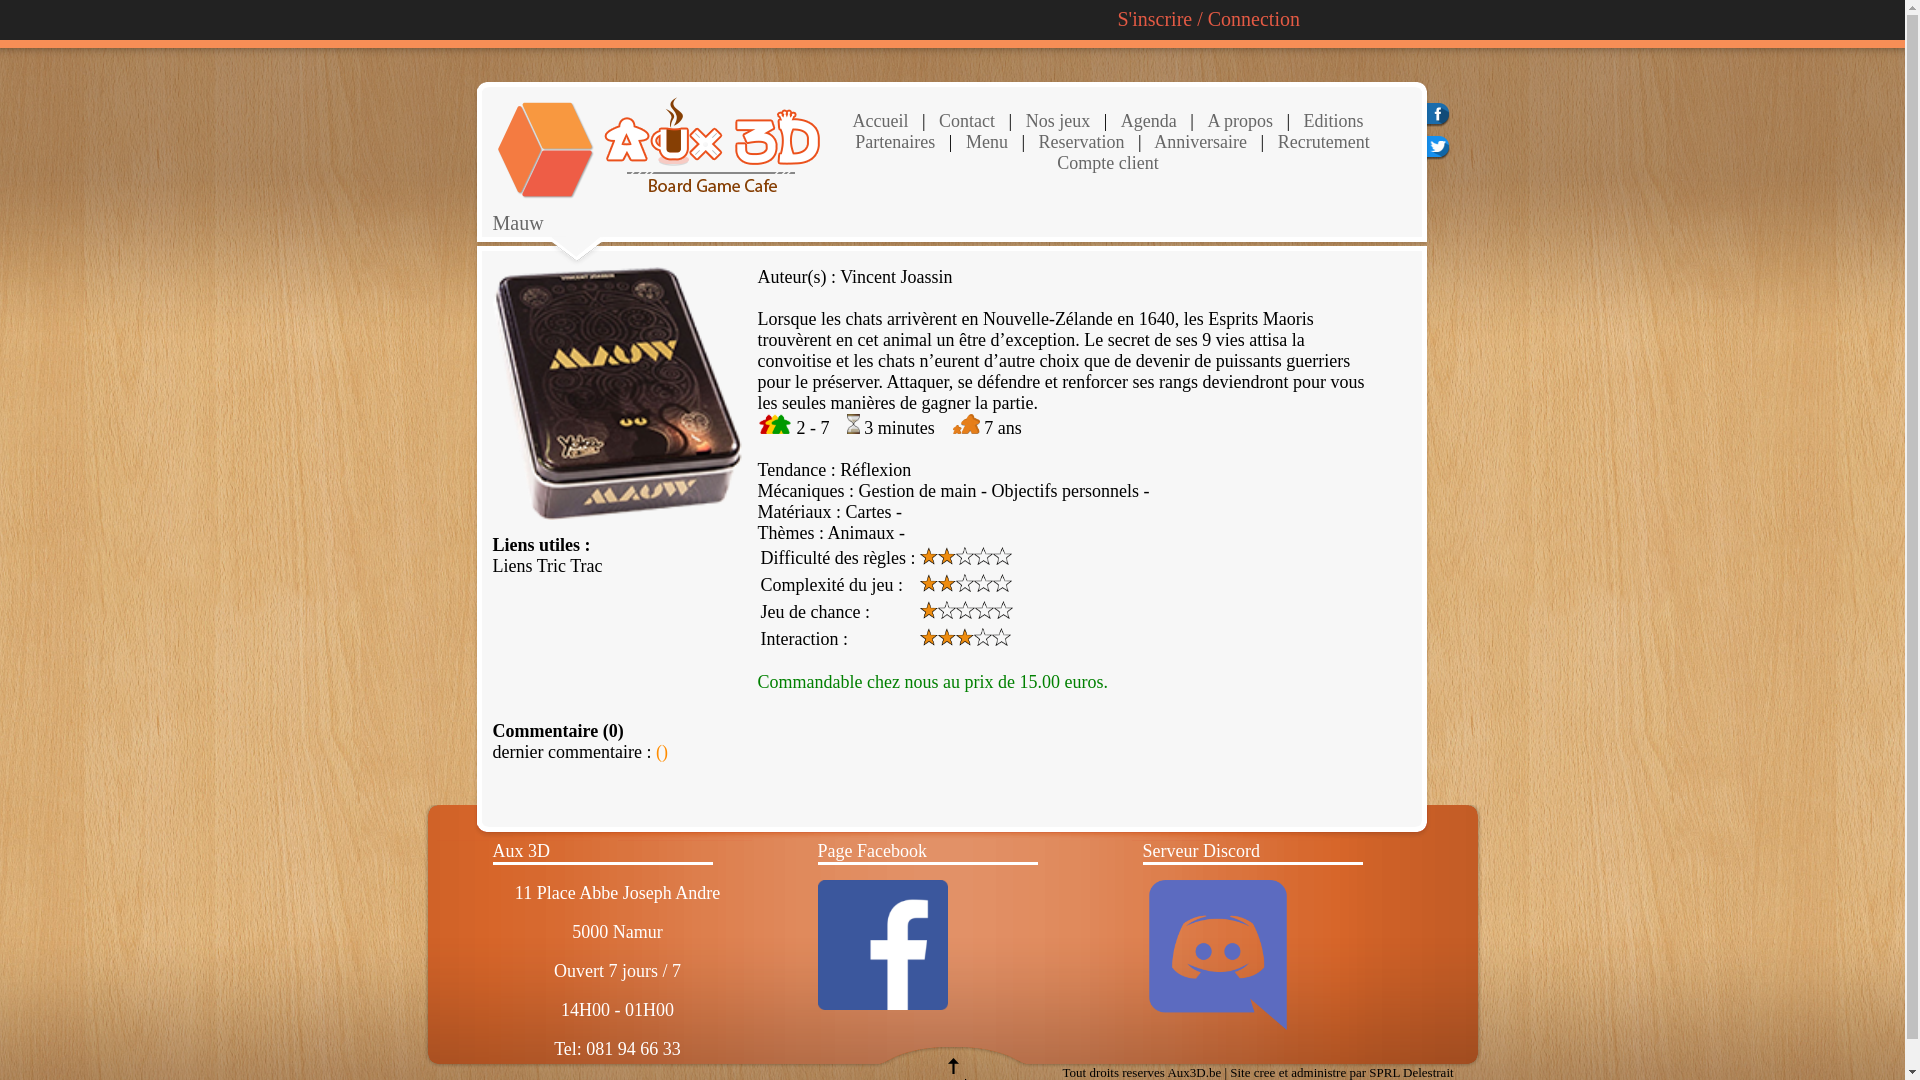 The image size is (1920, 1080). I want to click on 'Contact', so click(934, 120).